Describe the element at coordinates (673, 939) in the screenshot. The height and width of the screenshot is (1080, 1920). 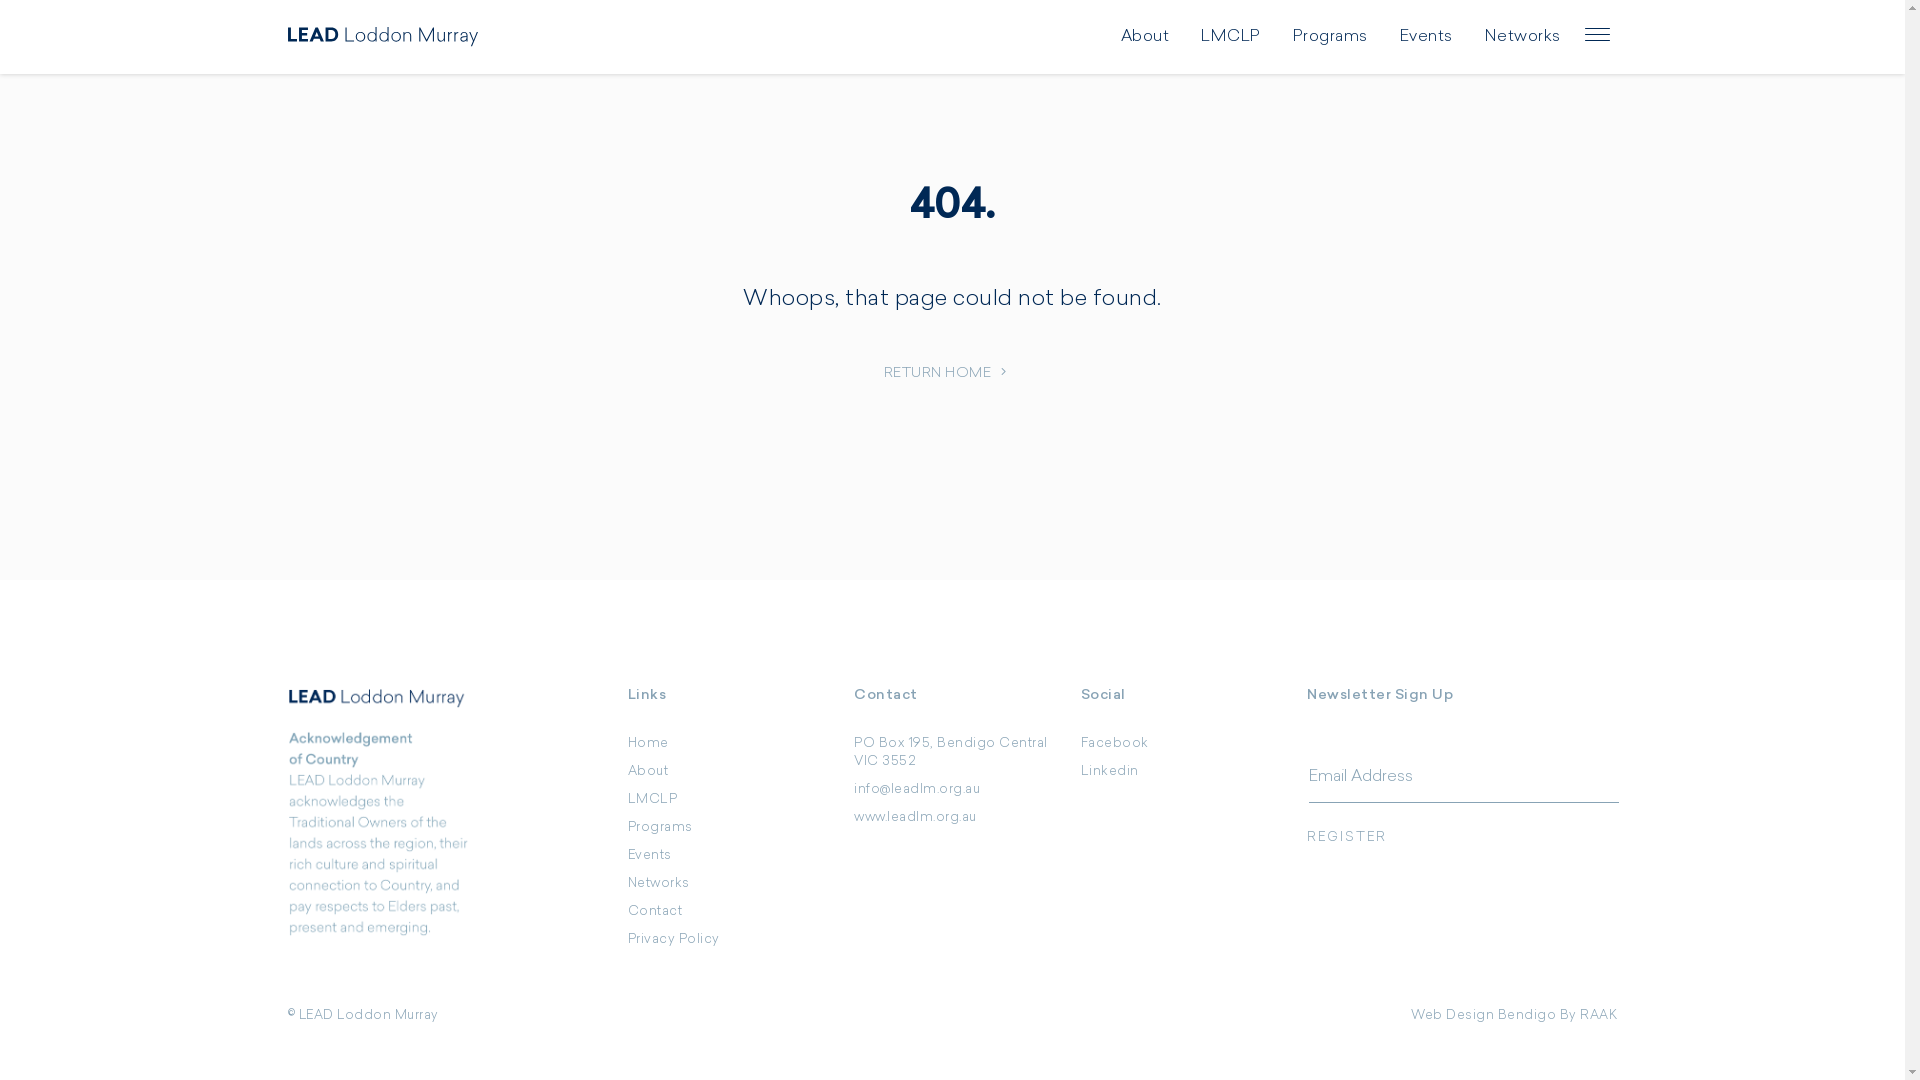
I see `'Privacy Policy'` at that location.